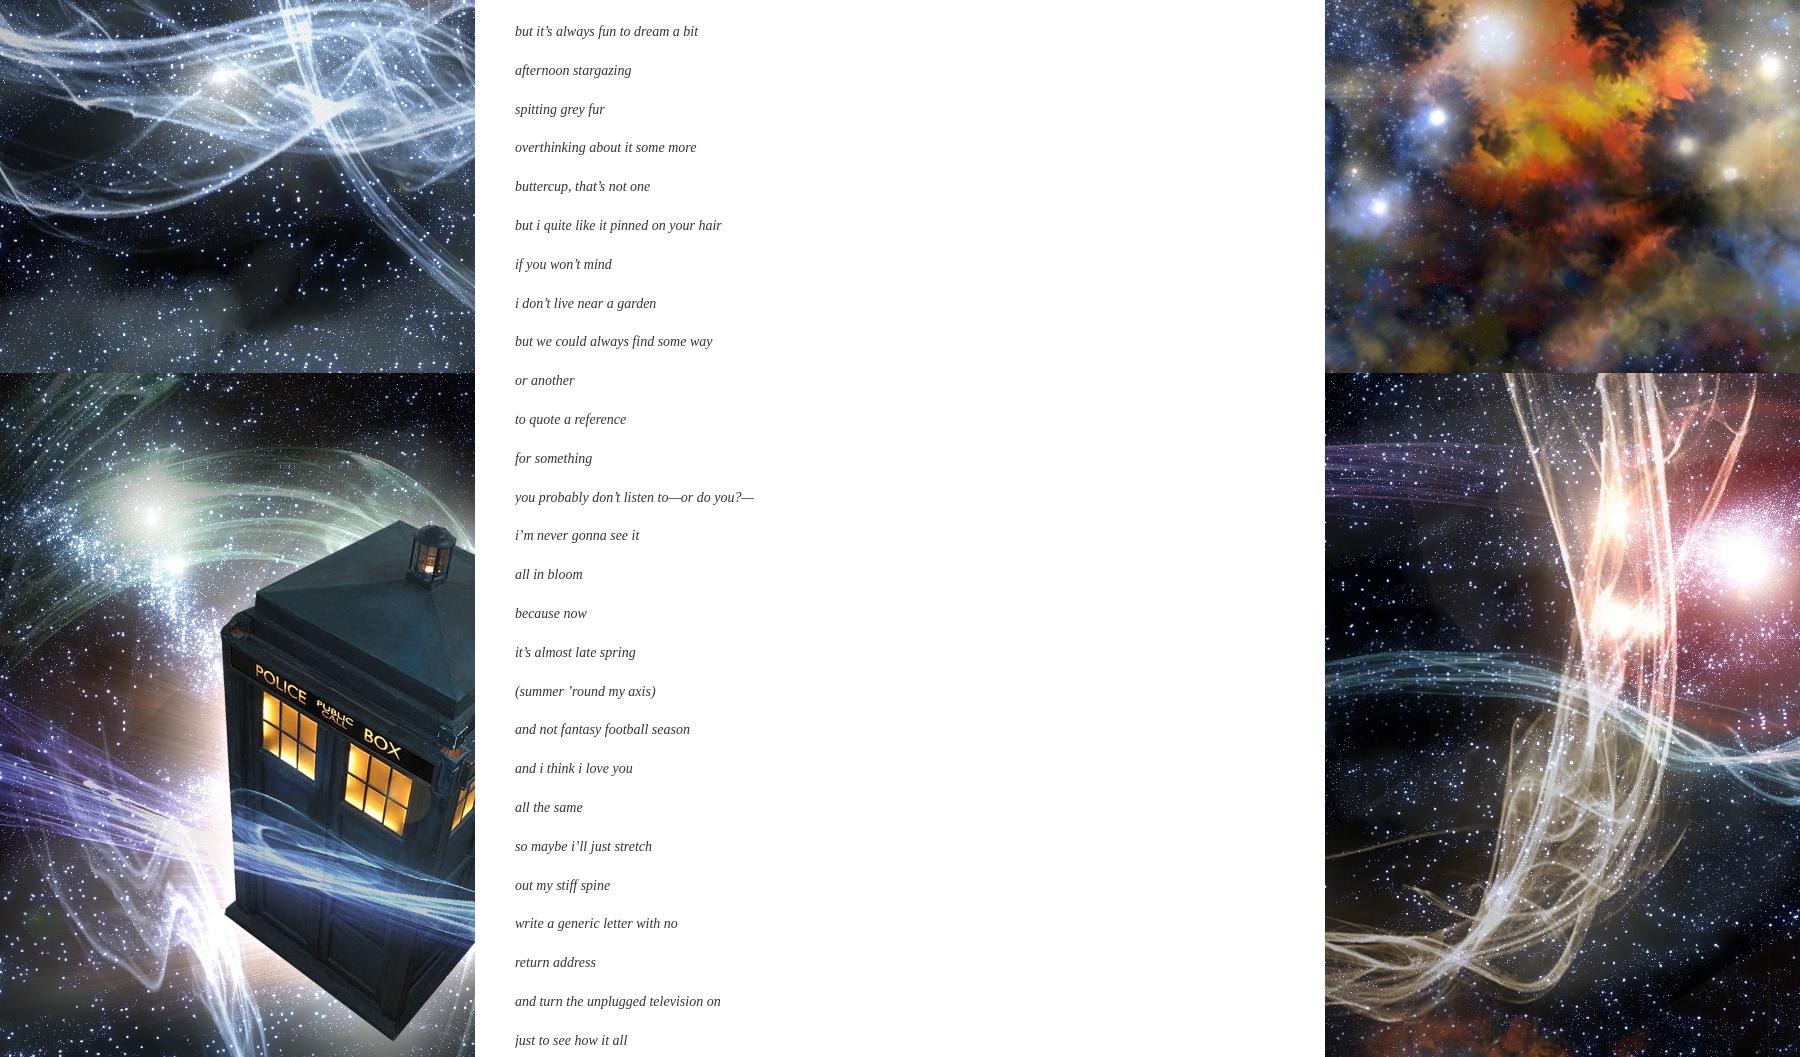 The height and width of the screenshot is (1057, 1800). What do you see at coordinates (549, 802) in the screenshot?
I see `'for me either'` at bounding box center [549, 802].